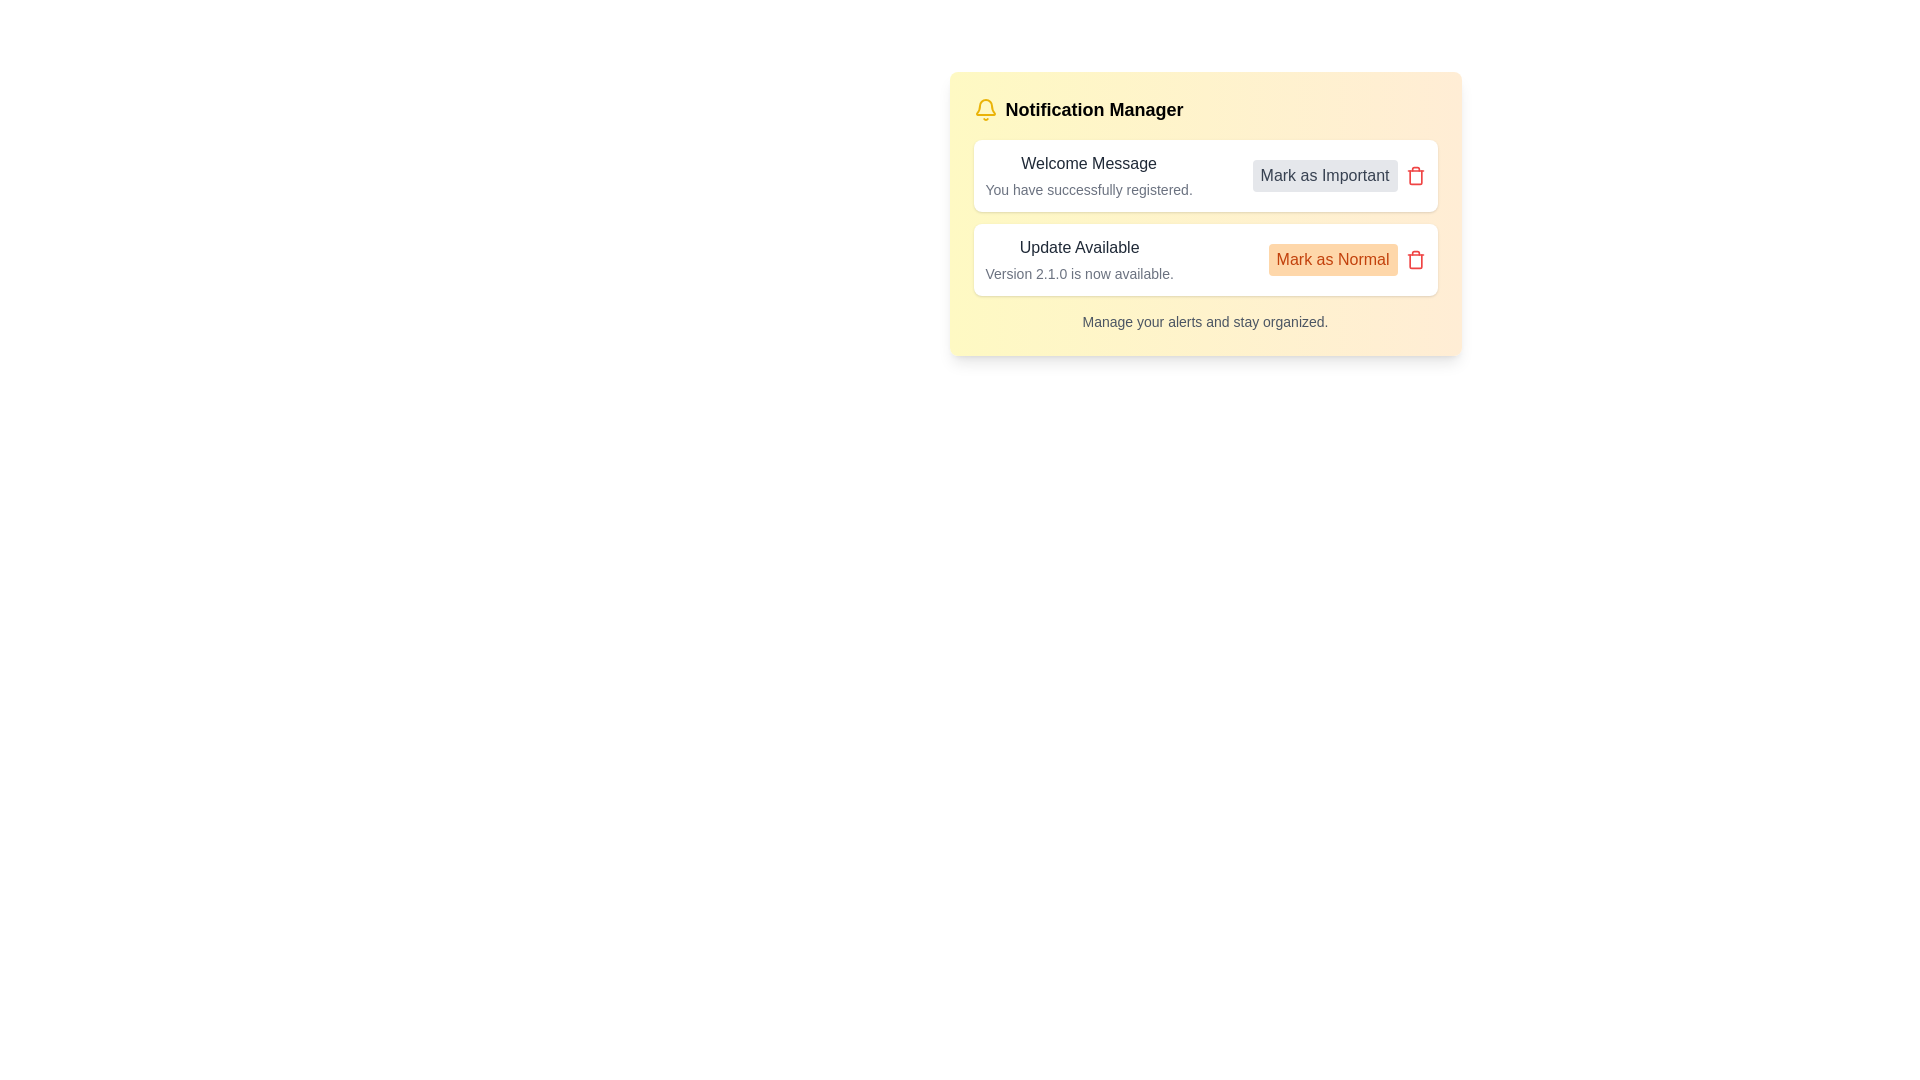 Image resolution: width=1920 pixels, height=1080 pixels. What do you see at coordinates (1078, 258) in the screenshot?
I see `the informational text block that provides details about the available update, version 2.1.0, which is the second card in the notification manager interface` at bounding box center [1078, 258].